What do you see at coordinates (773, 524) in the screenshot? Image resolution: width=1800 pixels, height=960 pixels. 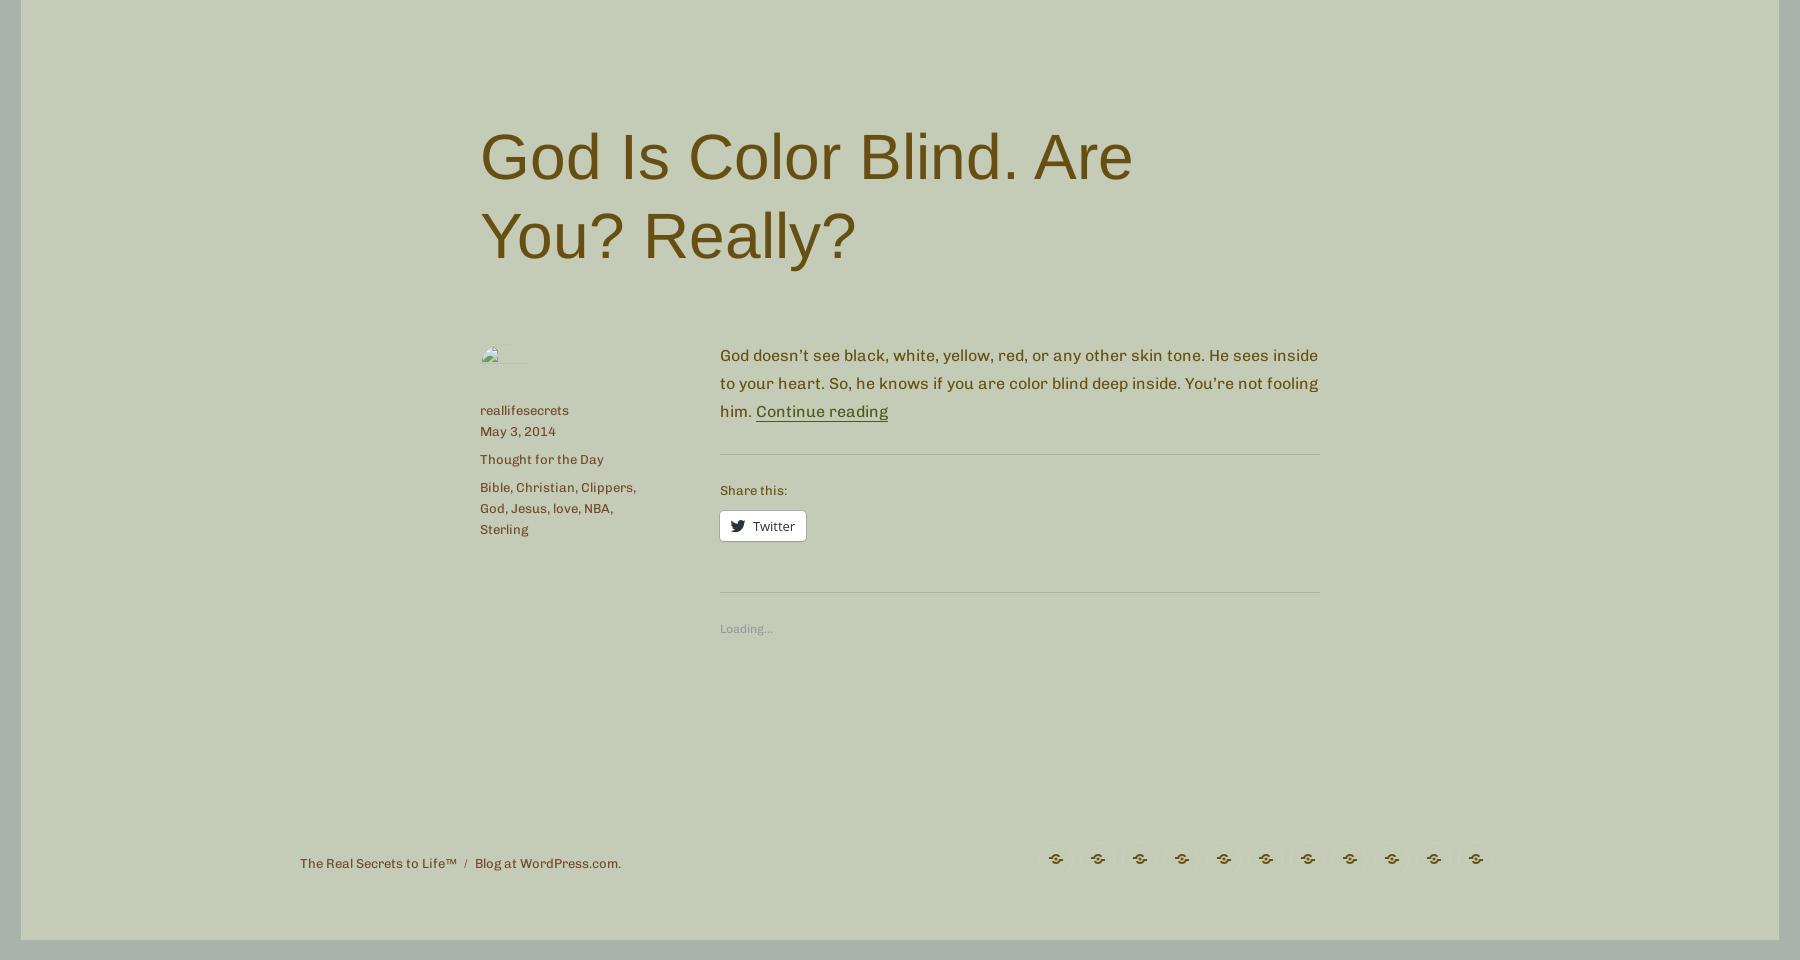 I see `'Twitter'` at bounding box center [773, 524].